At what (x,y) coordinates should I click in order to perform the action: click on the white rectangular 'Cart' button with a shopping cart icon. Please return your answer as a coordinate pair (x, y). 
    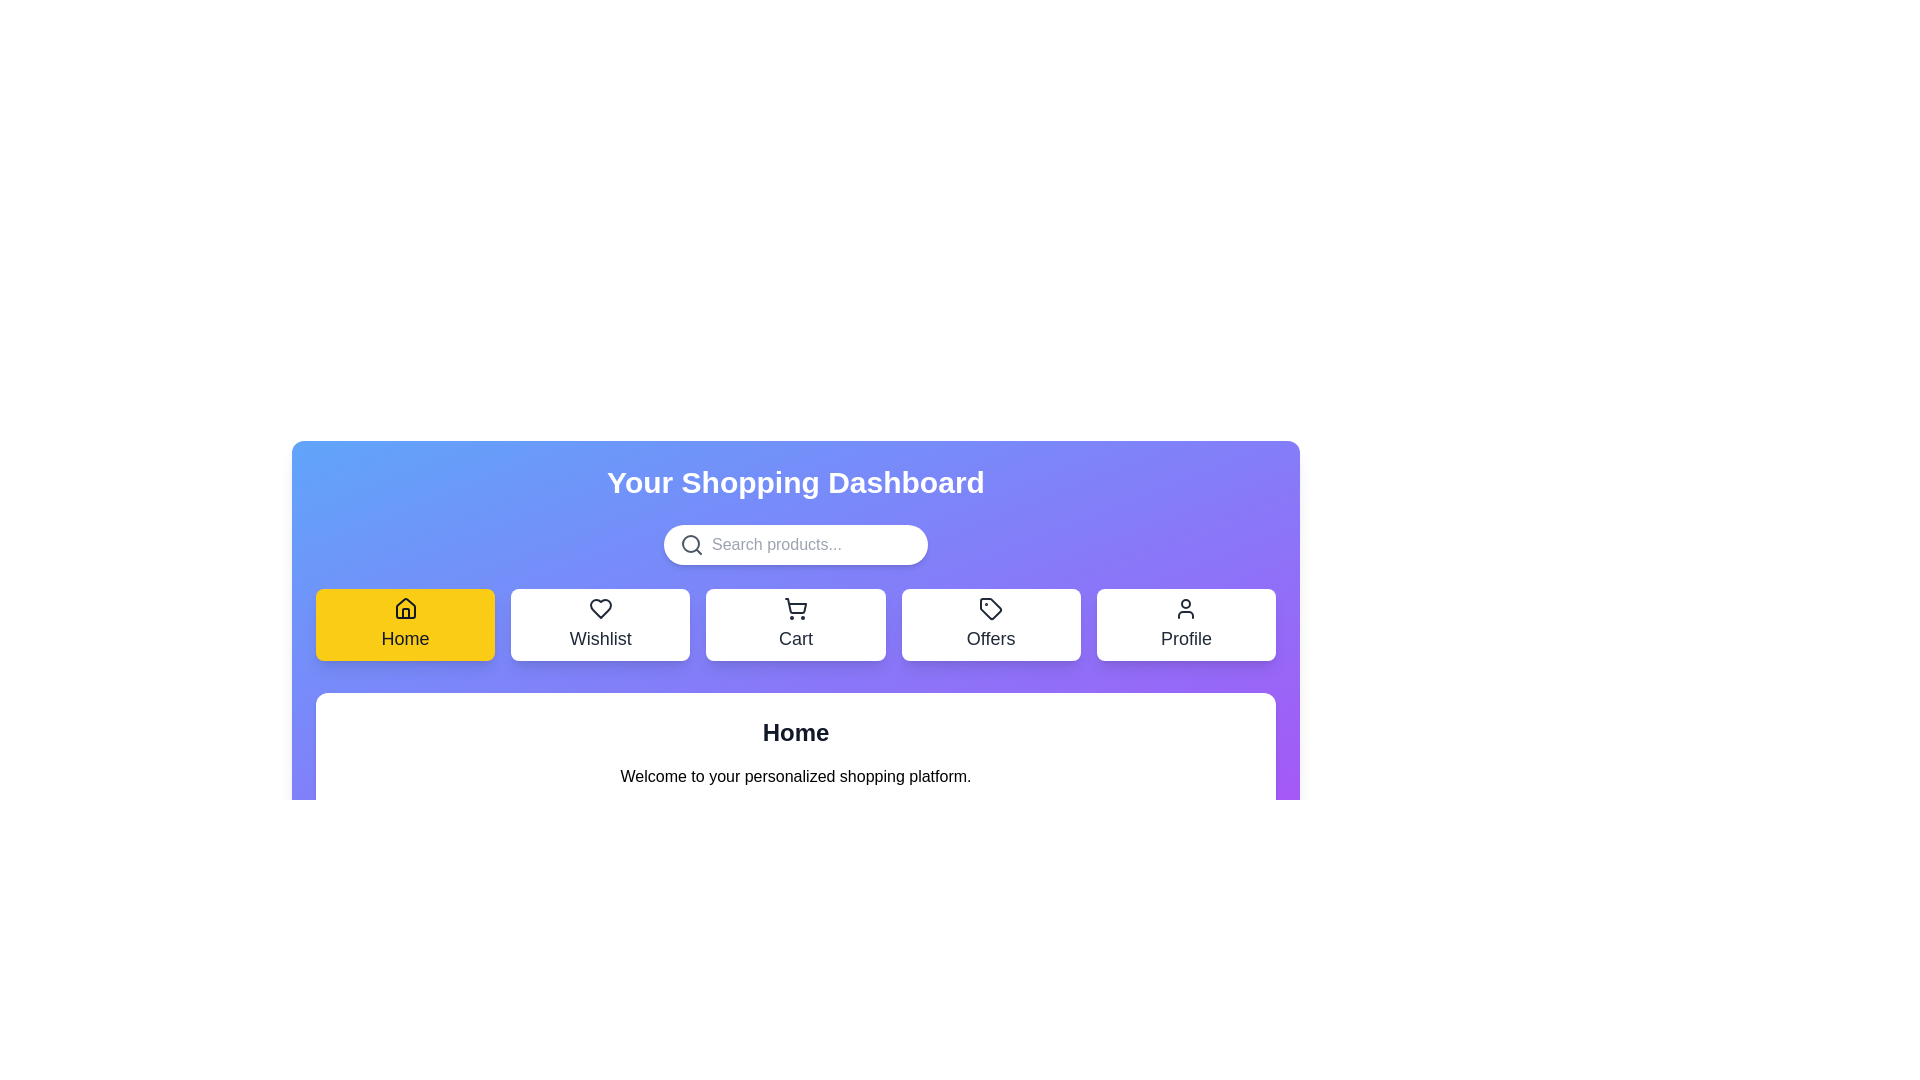
    Looking at the image, I should click on (795, 623).